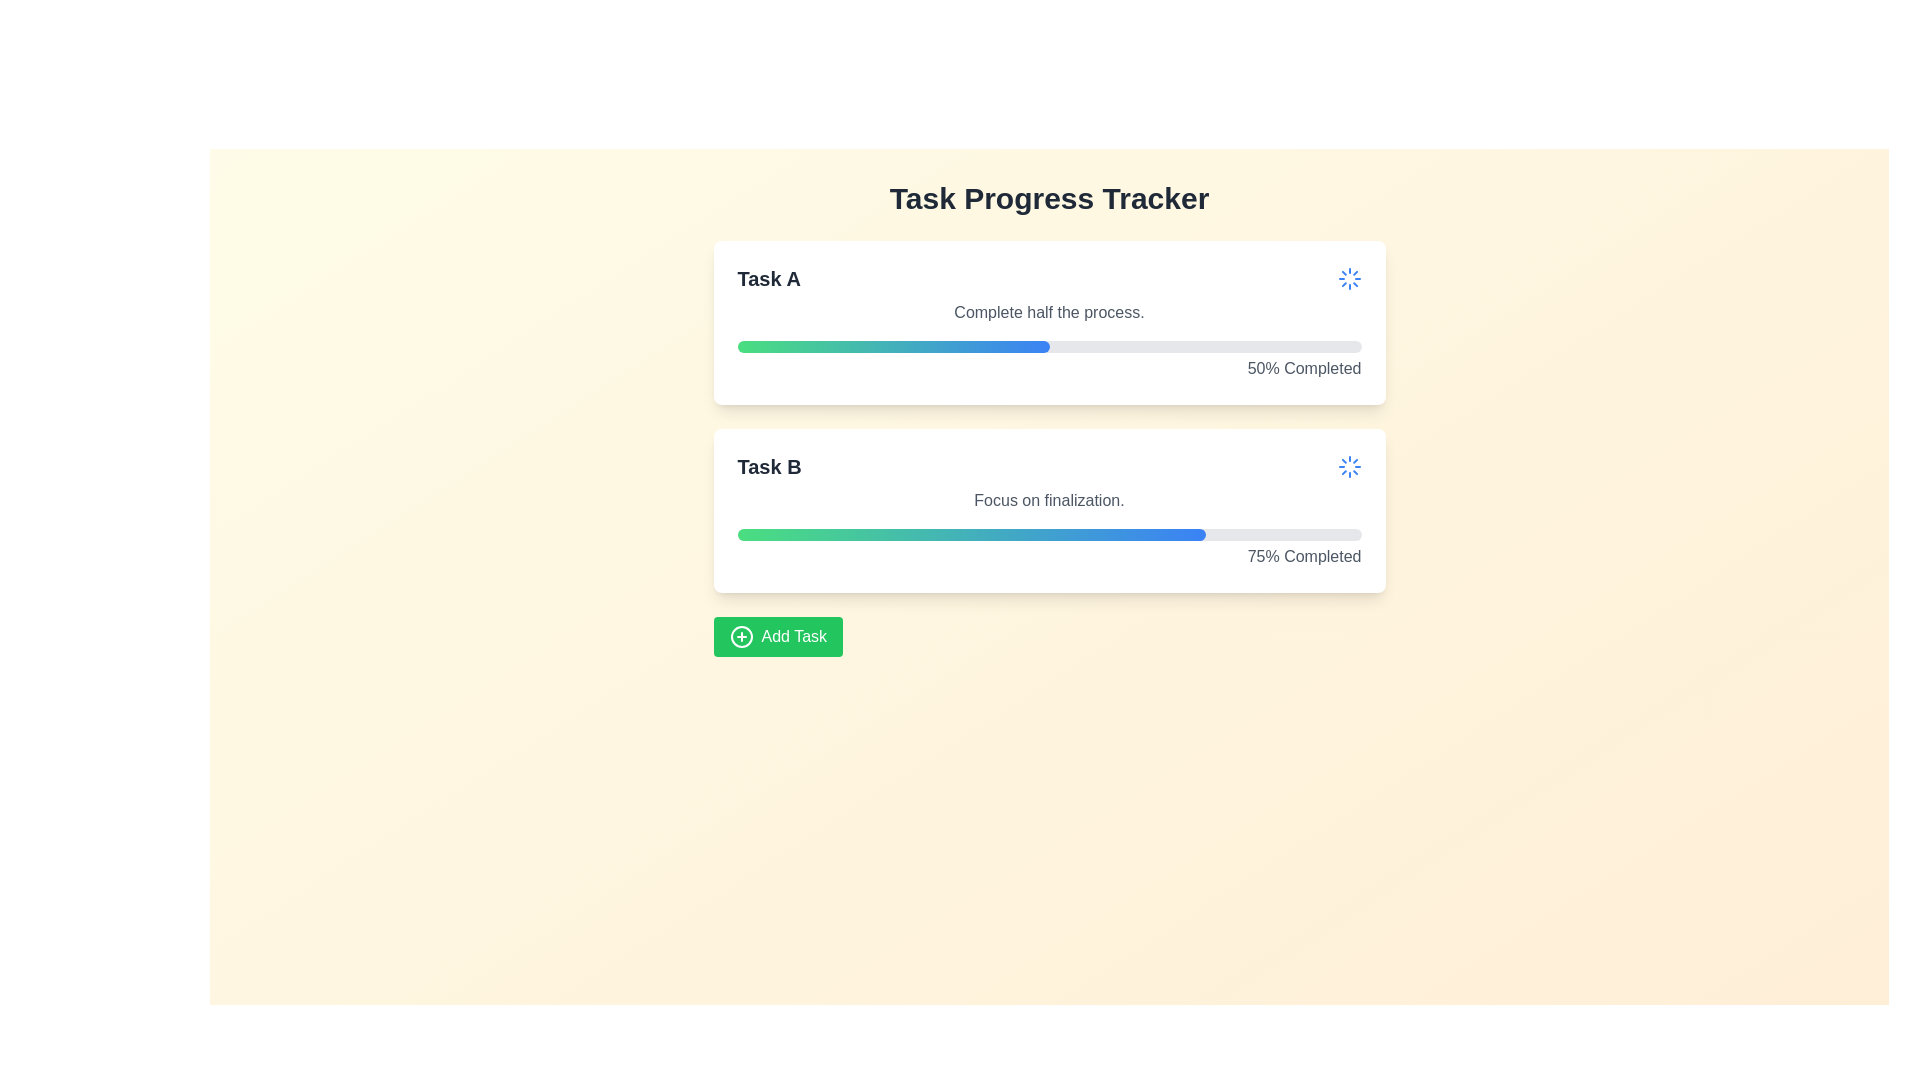 This screenshot has height=1080, width=1920. What do you see at coordinates (1048, 534) in the screenshot?
I see `the rectangular progress bar with rounded ends located in the 'Task B' card of the 'Task Progress Tracker' section, which features a gradient fill from green to blue, indicating progress` at bounding box center [1048, 534].